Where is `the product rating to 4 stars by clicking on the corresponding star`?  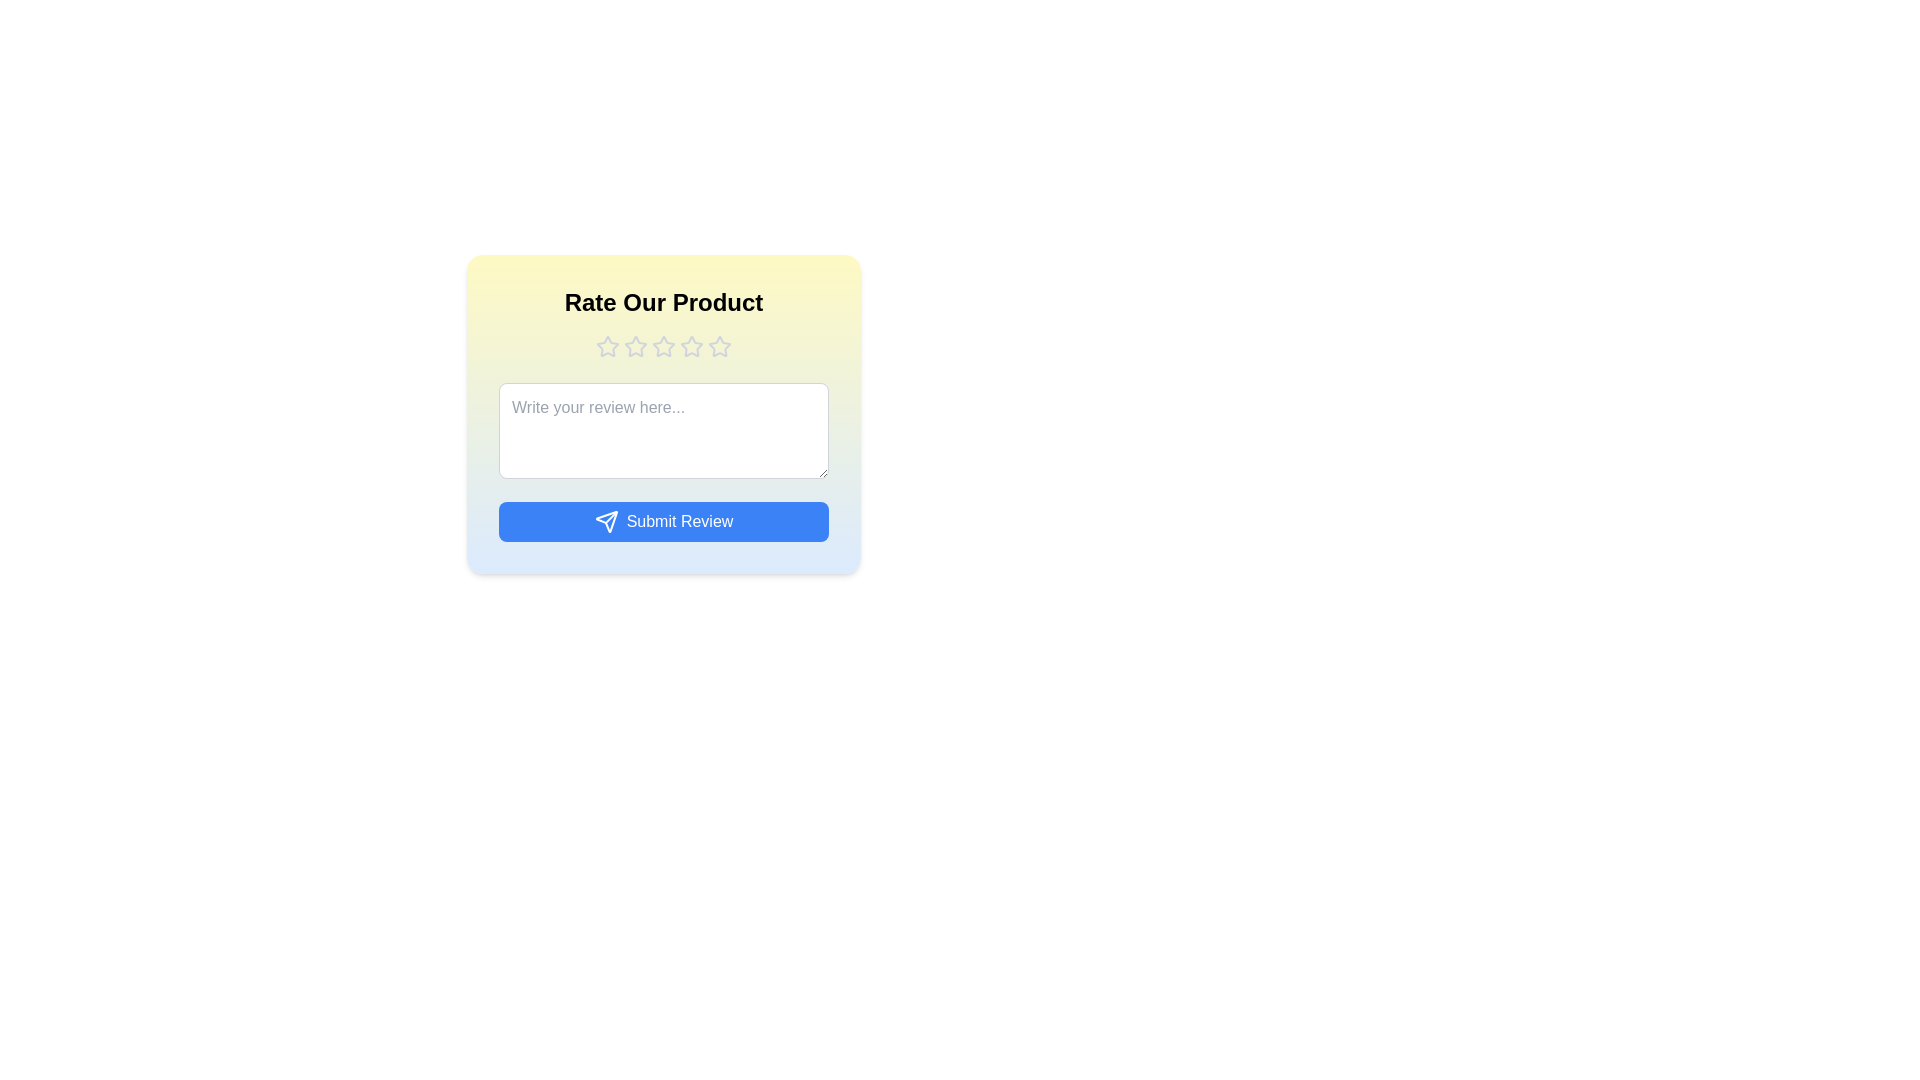 the product rating to 4 stars by clicking on the corresponding star is located at coordinates (691, 346).